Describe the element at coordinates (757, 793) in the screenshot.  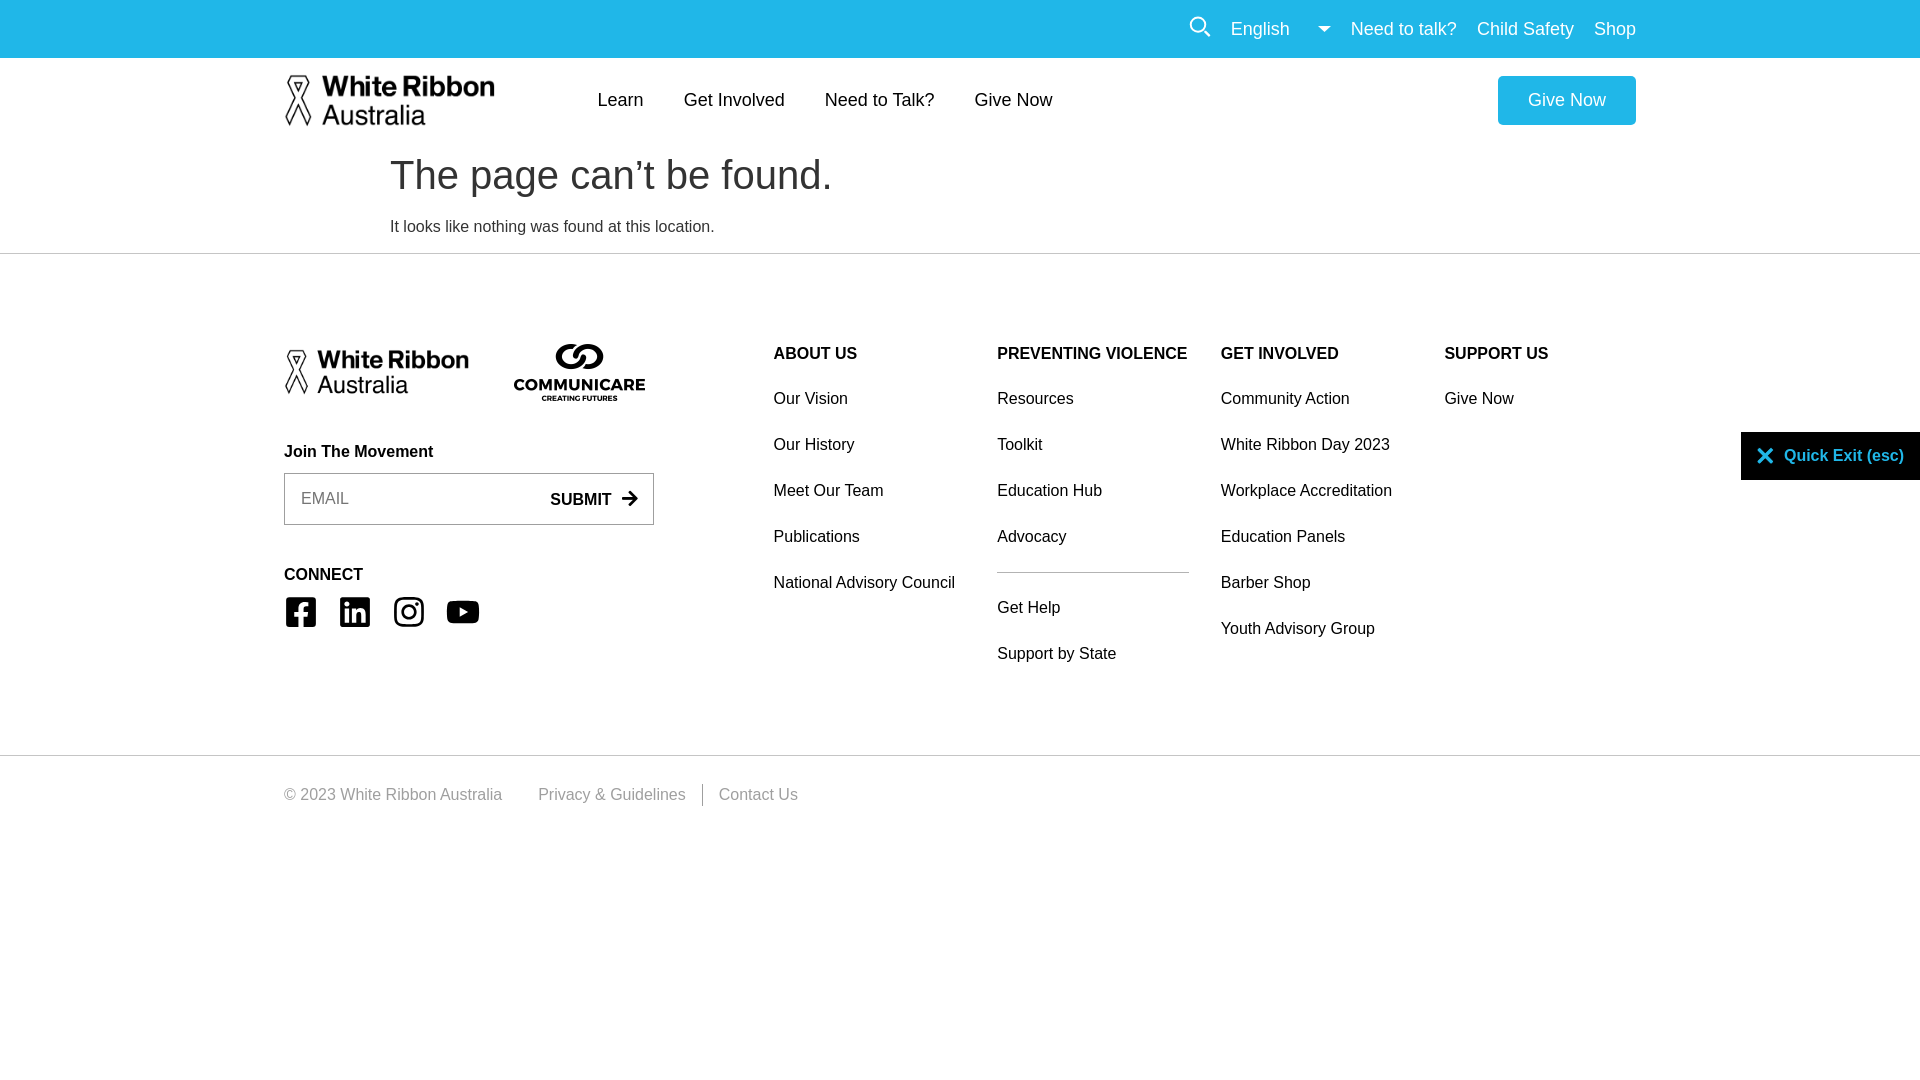
I see `'Contact Us'` at that location.